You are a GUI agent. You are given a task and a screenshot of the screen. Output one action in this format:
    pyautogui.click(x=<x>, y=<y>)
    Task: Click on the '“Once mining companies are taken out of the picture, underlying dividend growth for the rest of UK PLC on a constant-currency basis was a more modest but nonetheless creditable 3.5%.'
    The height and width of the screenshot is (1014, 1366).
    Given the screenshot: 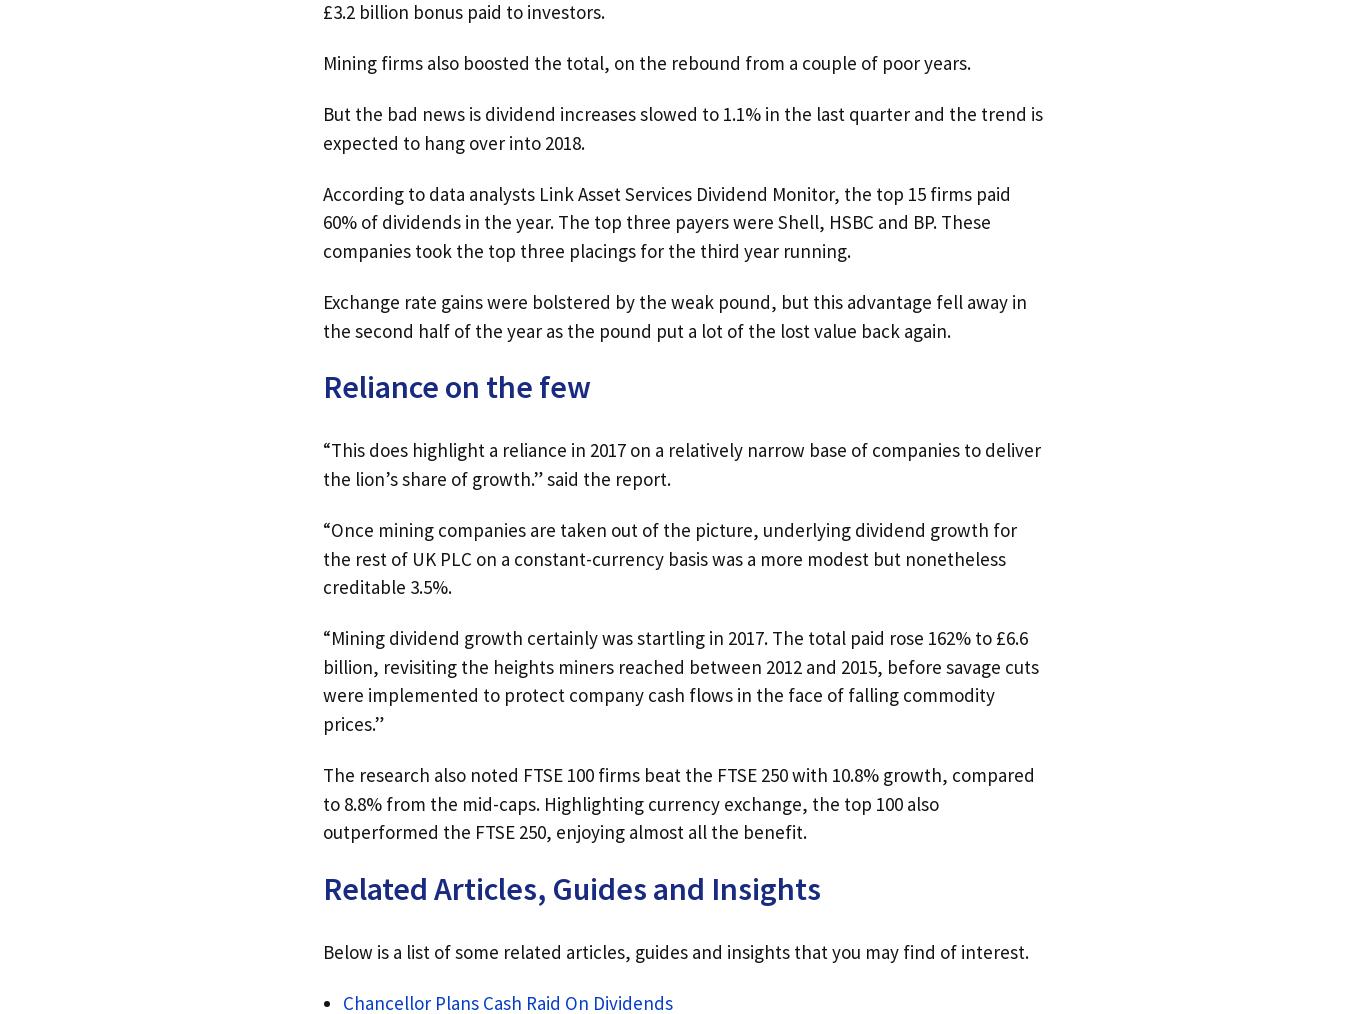 What is the action you would take?
    pyautogui.click(x=669, y=557)
    